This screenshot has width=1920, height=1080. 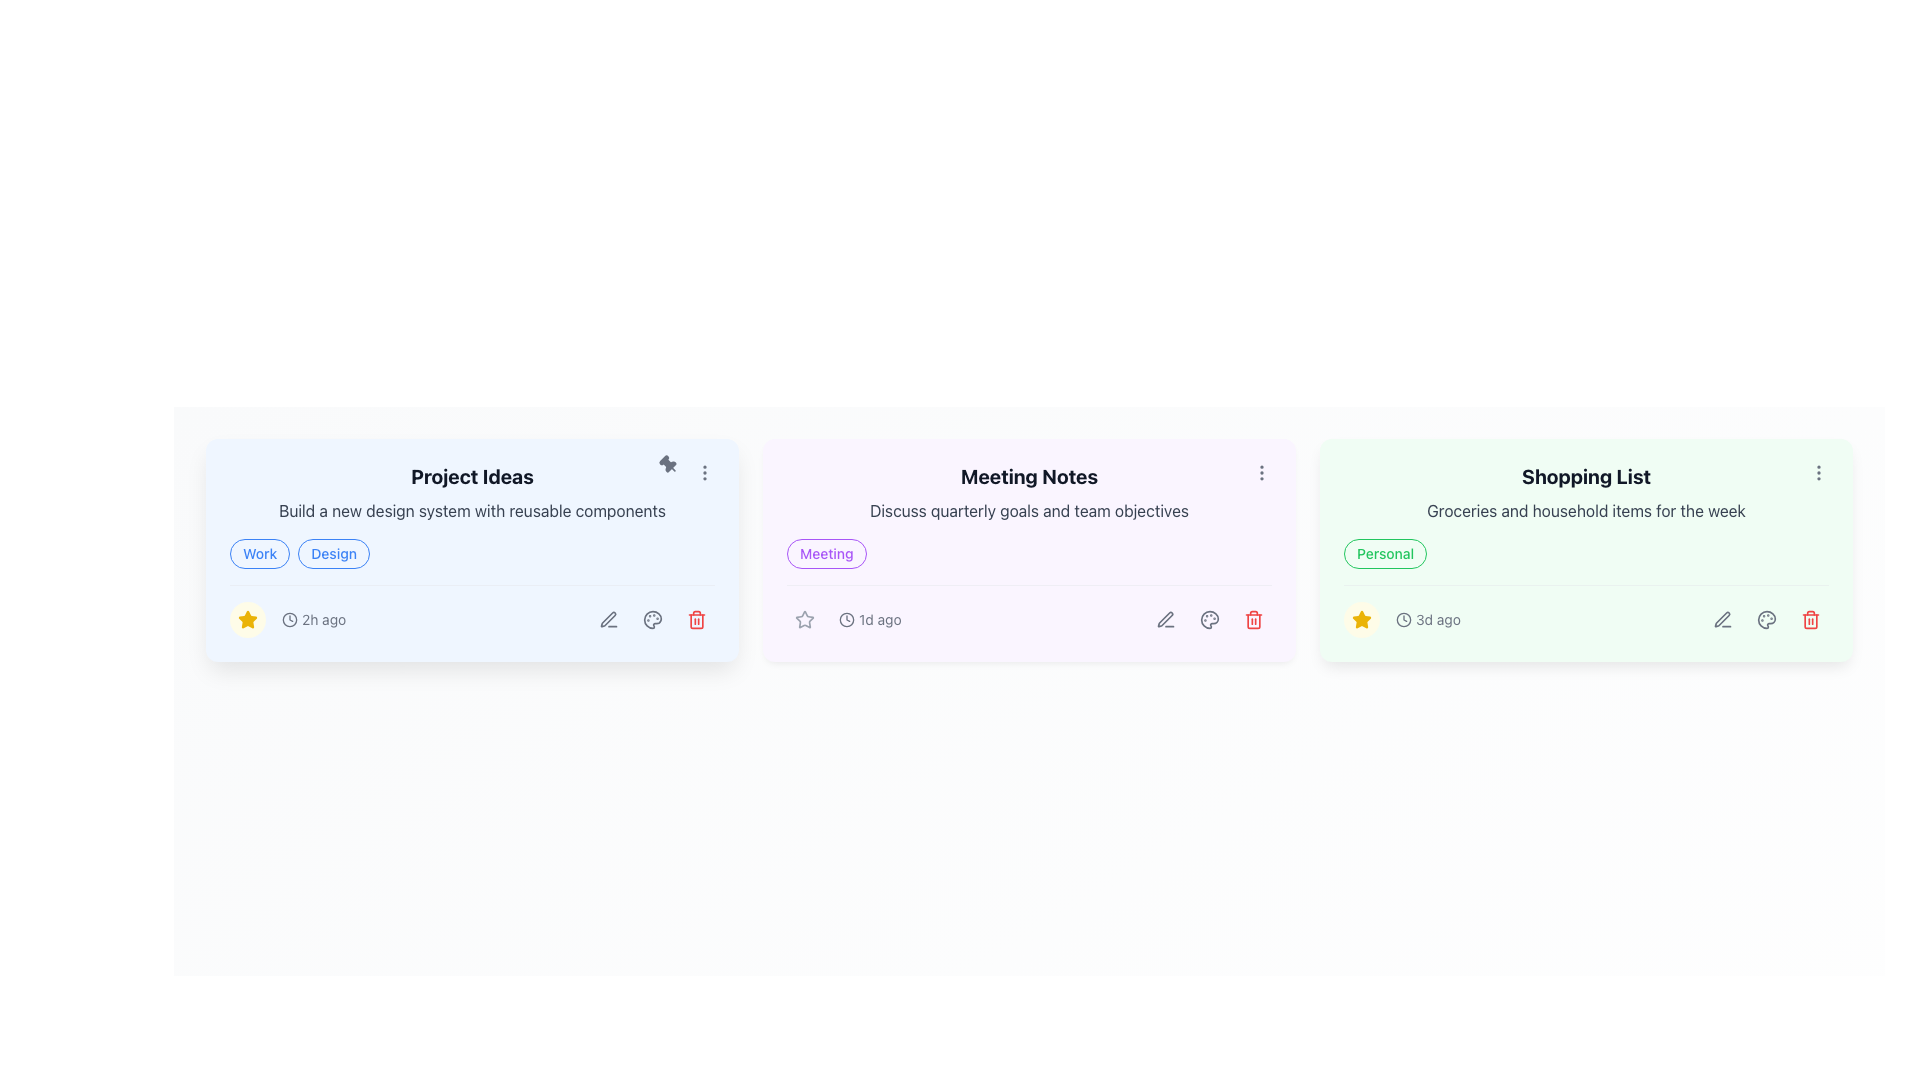 I want to click on the edit icon button located in the bottom-right area of the 'Project Ideas' task card, so click(x=608, y=619).